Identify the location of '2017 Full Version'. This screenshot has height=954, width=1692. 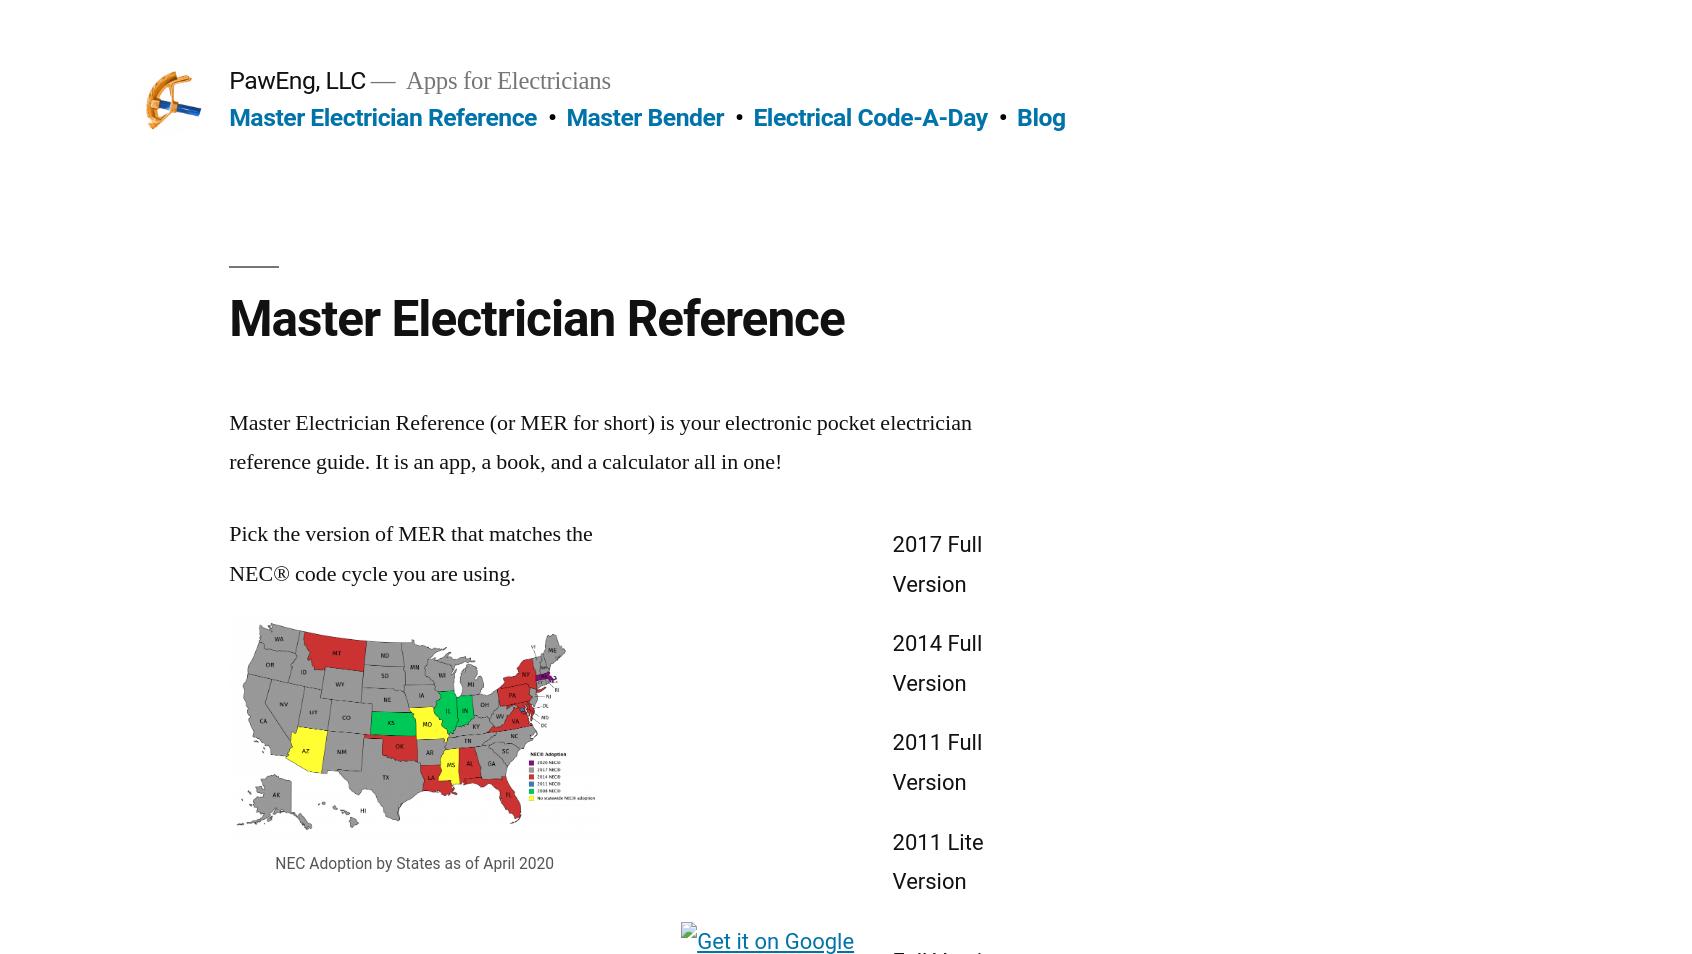
(891, 562).